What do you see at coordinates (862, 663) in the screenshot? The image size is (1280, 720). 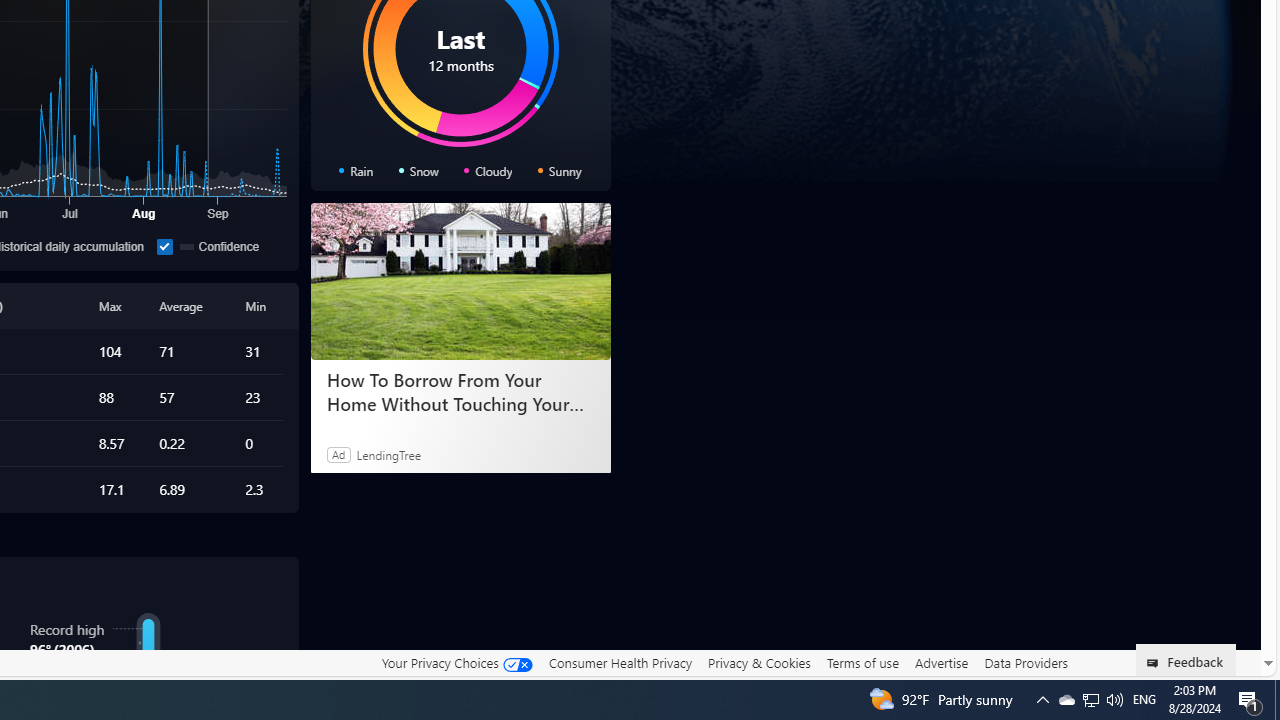 I see `'Terms of use'` at bounding box center [862, 663].